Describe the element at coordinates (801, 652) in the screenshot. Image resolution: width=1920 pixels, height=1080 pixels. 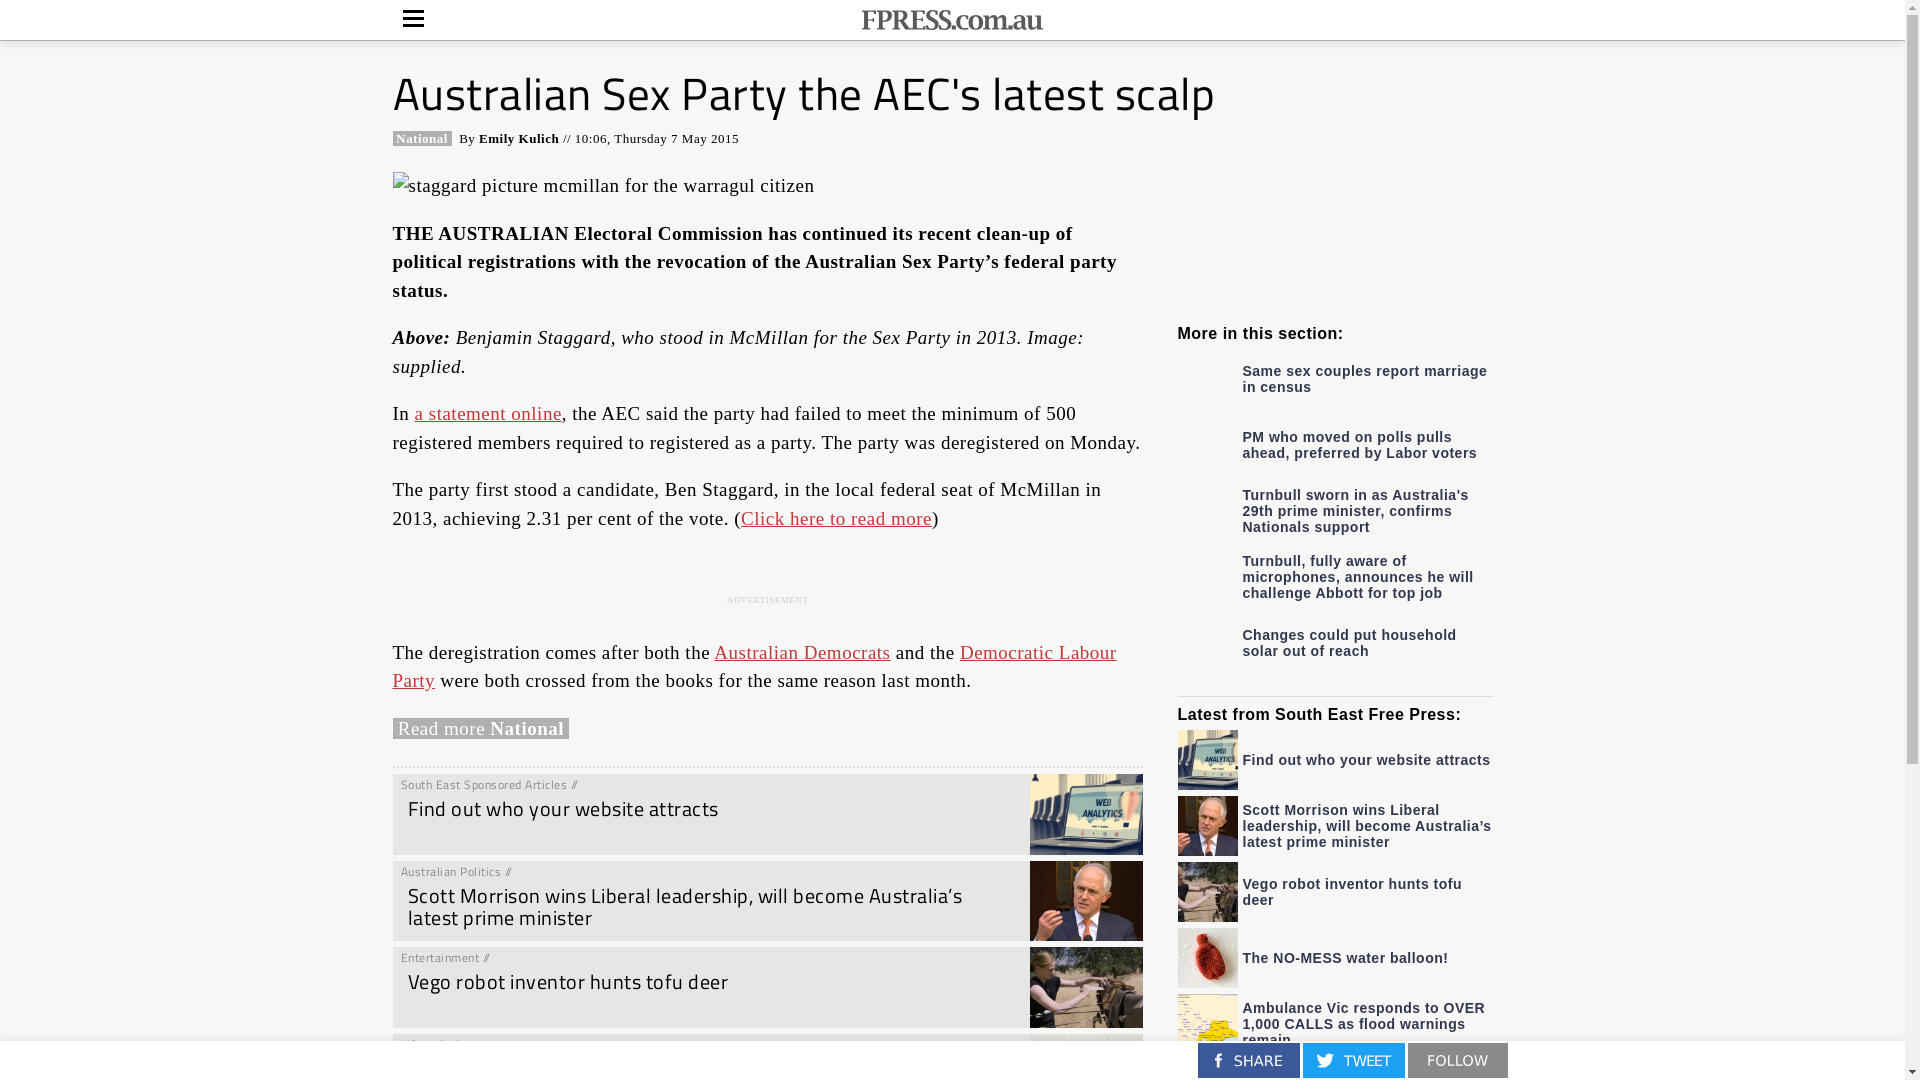
I see `'Australian Democrats'` at that location.